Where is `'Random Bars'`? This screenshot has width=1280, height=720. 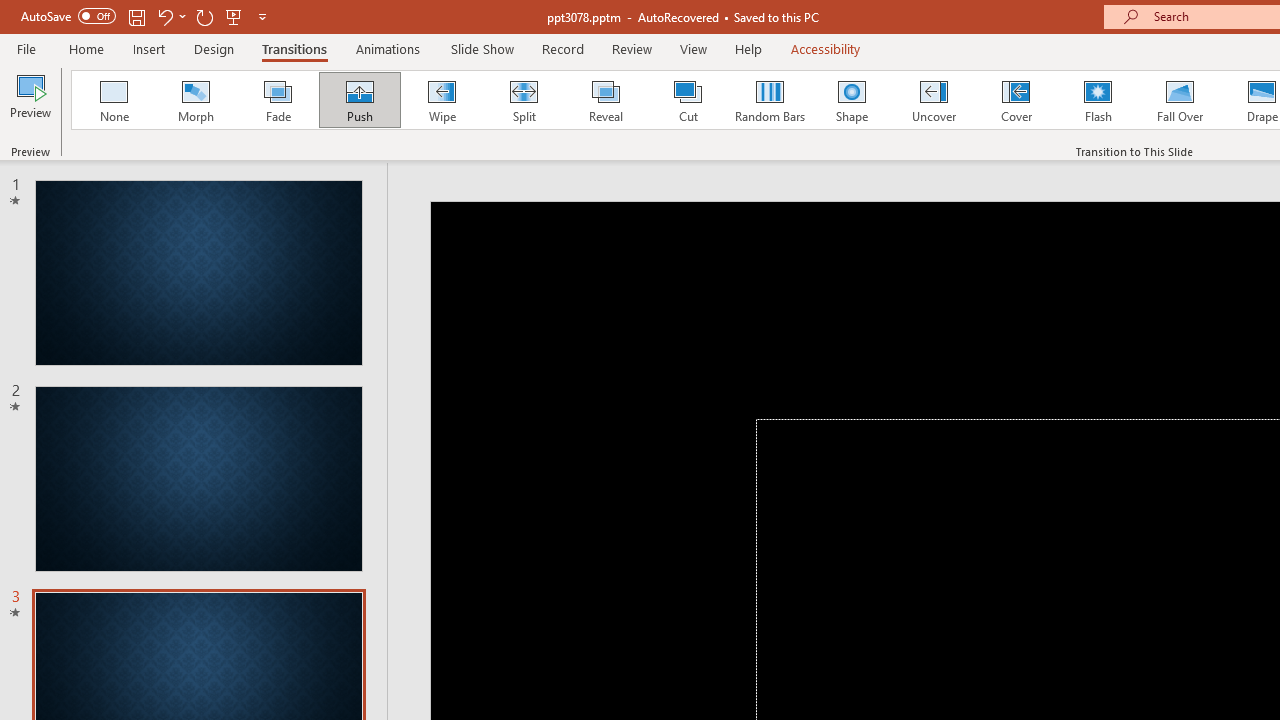 'Random Bars' is located at coordinates (769, 100).